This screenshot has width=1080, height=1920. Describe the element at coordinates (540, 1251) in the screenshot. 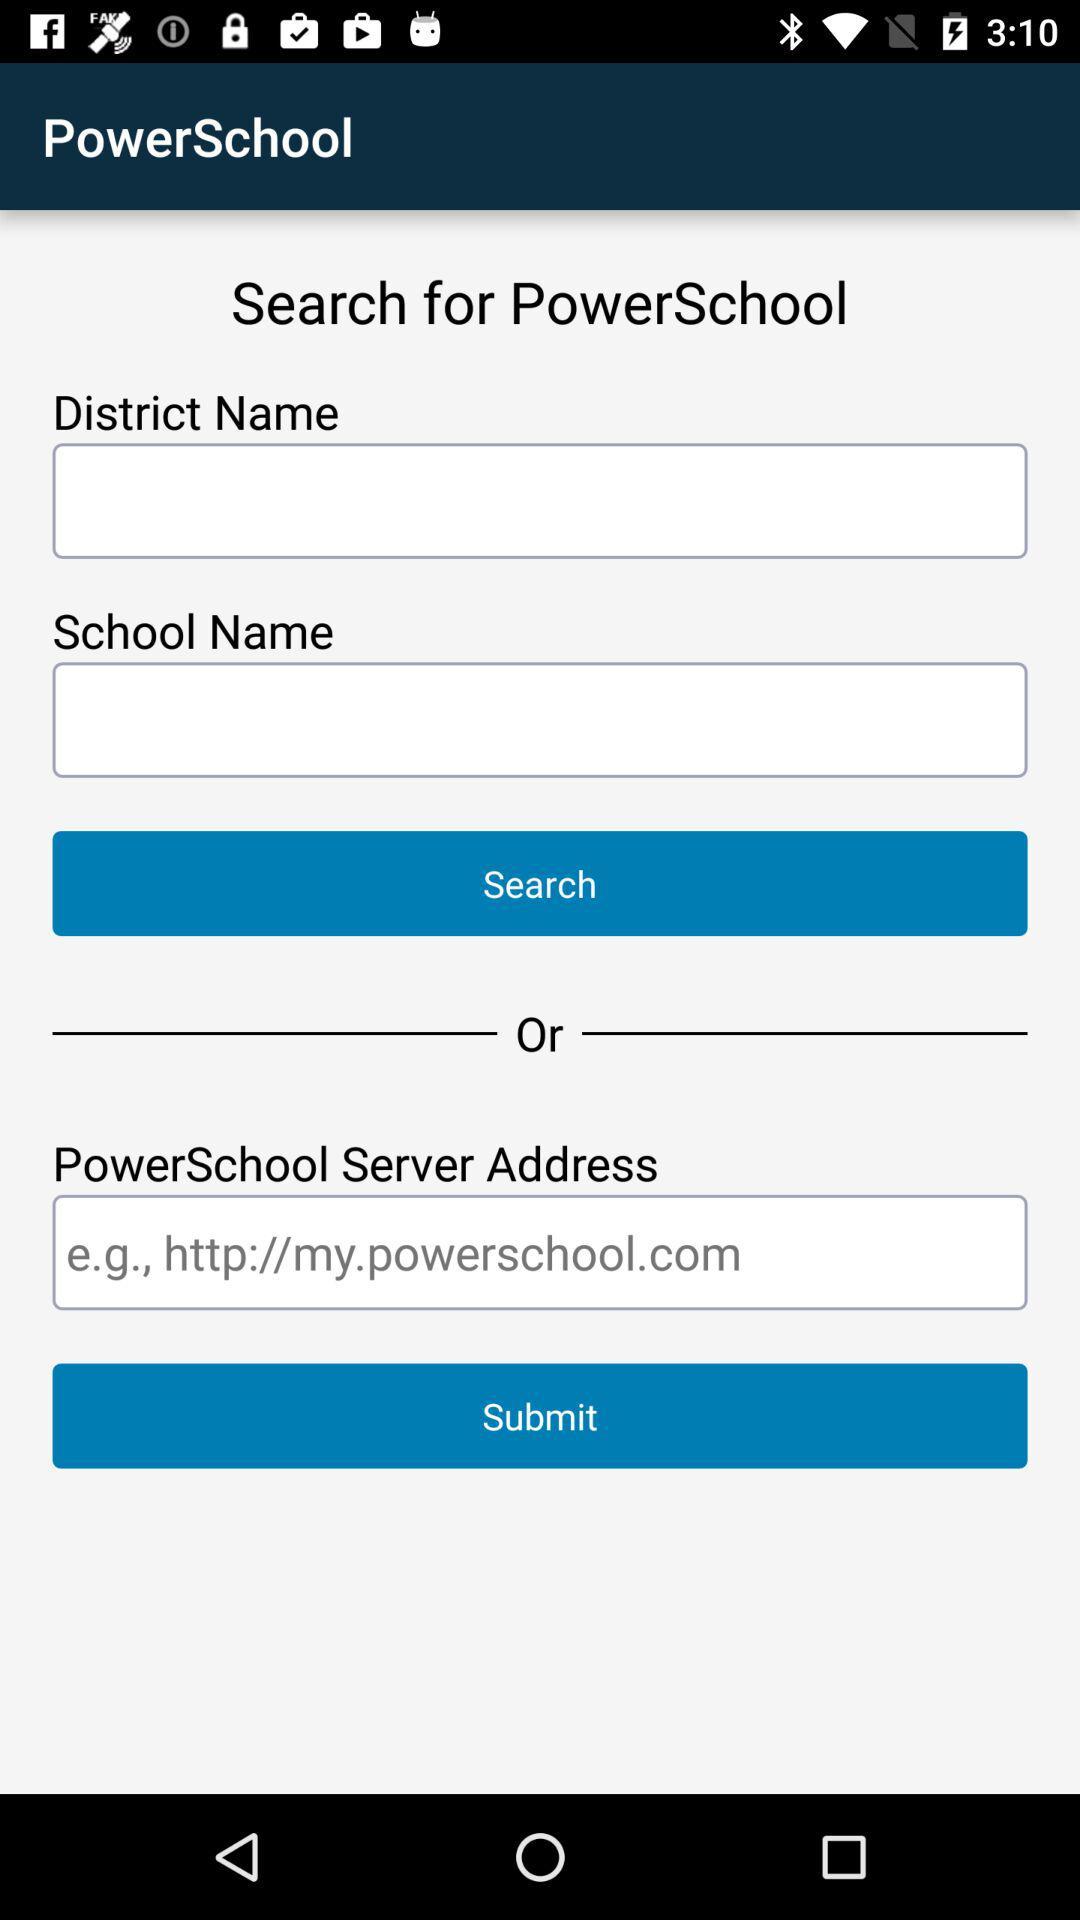

I see `type website address` at that location.